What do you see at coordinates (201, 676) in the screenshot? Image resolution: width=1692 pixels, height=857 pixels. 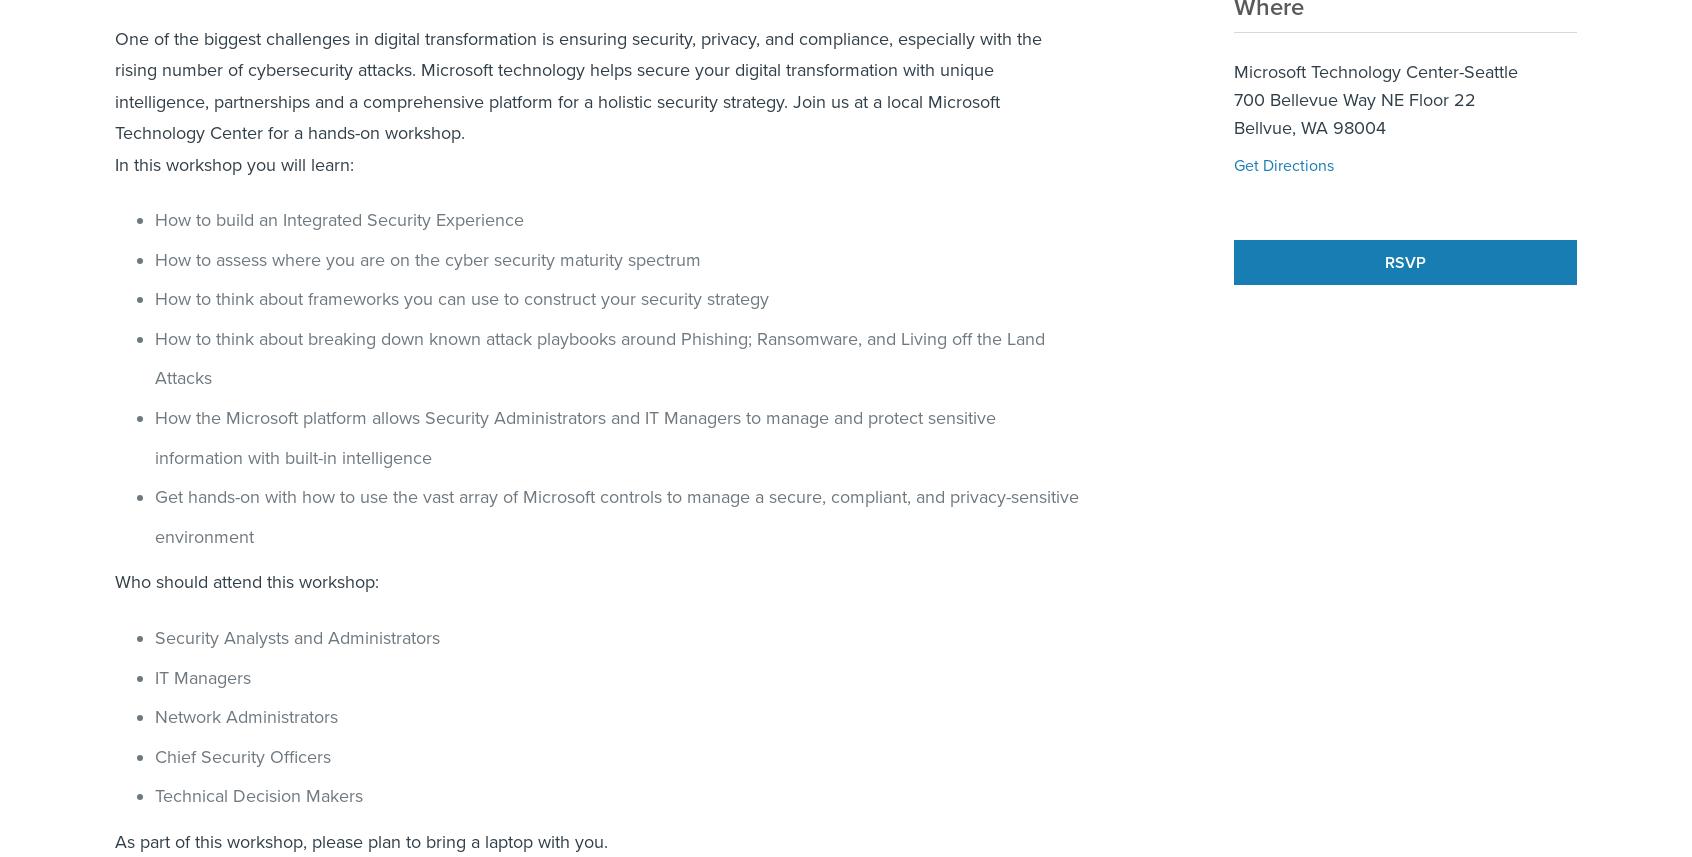 I see `'IT Managers'` at bounding box center [201, 676].